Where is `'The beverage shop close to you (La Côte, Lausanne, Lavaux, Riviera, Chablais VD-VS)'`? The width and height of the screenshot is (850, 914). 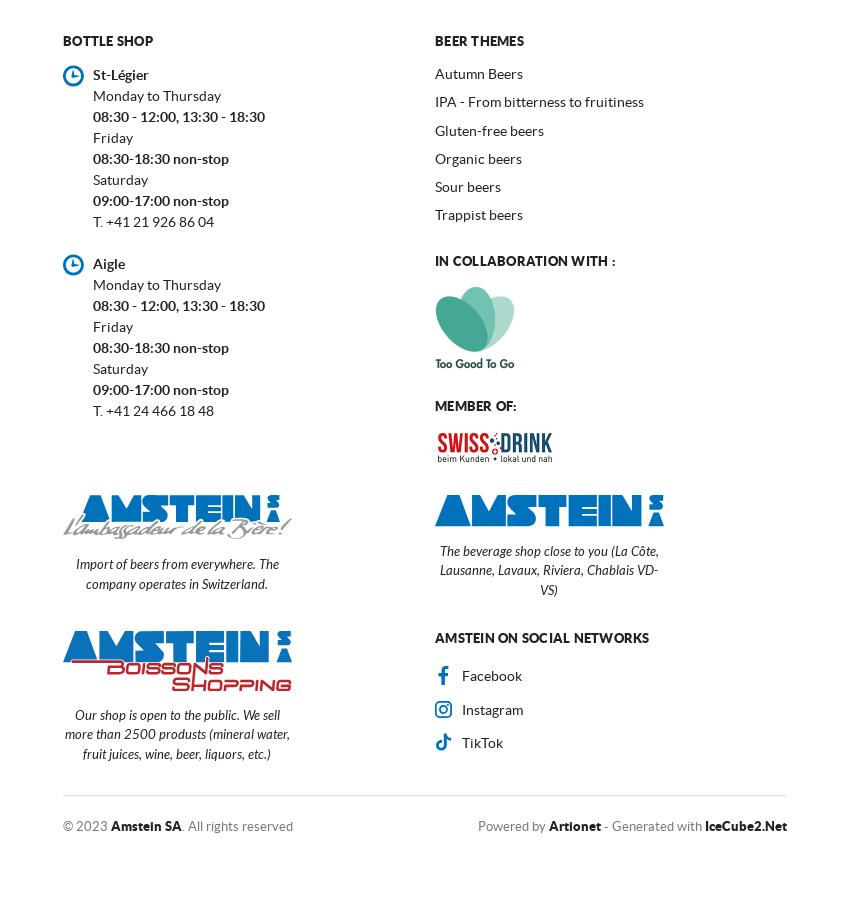
'The beverage shop close to you (La Côte, Lausanne, Lavaux, Riviera, Chablais VD-VS)' is located at coordinates (547, 570).